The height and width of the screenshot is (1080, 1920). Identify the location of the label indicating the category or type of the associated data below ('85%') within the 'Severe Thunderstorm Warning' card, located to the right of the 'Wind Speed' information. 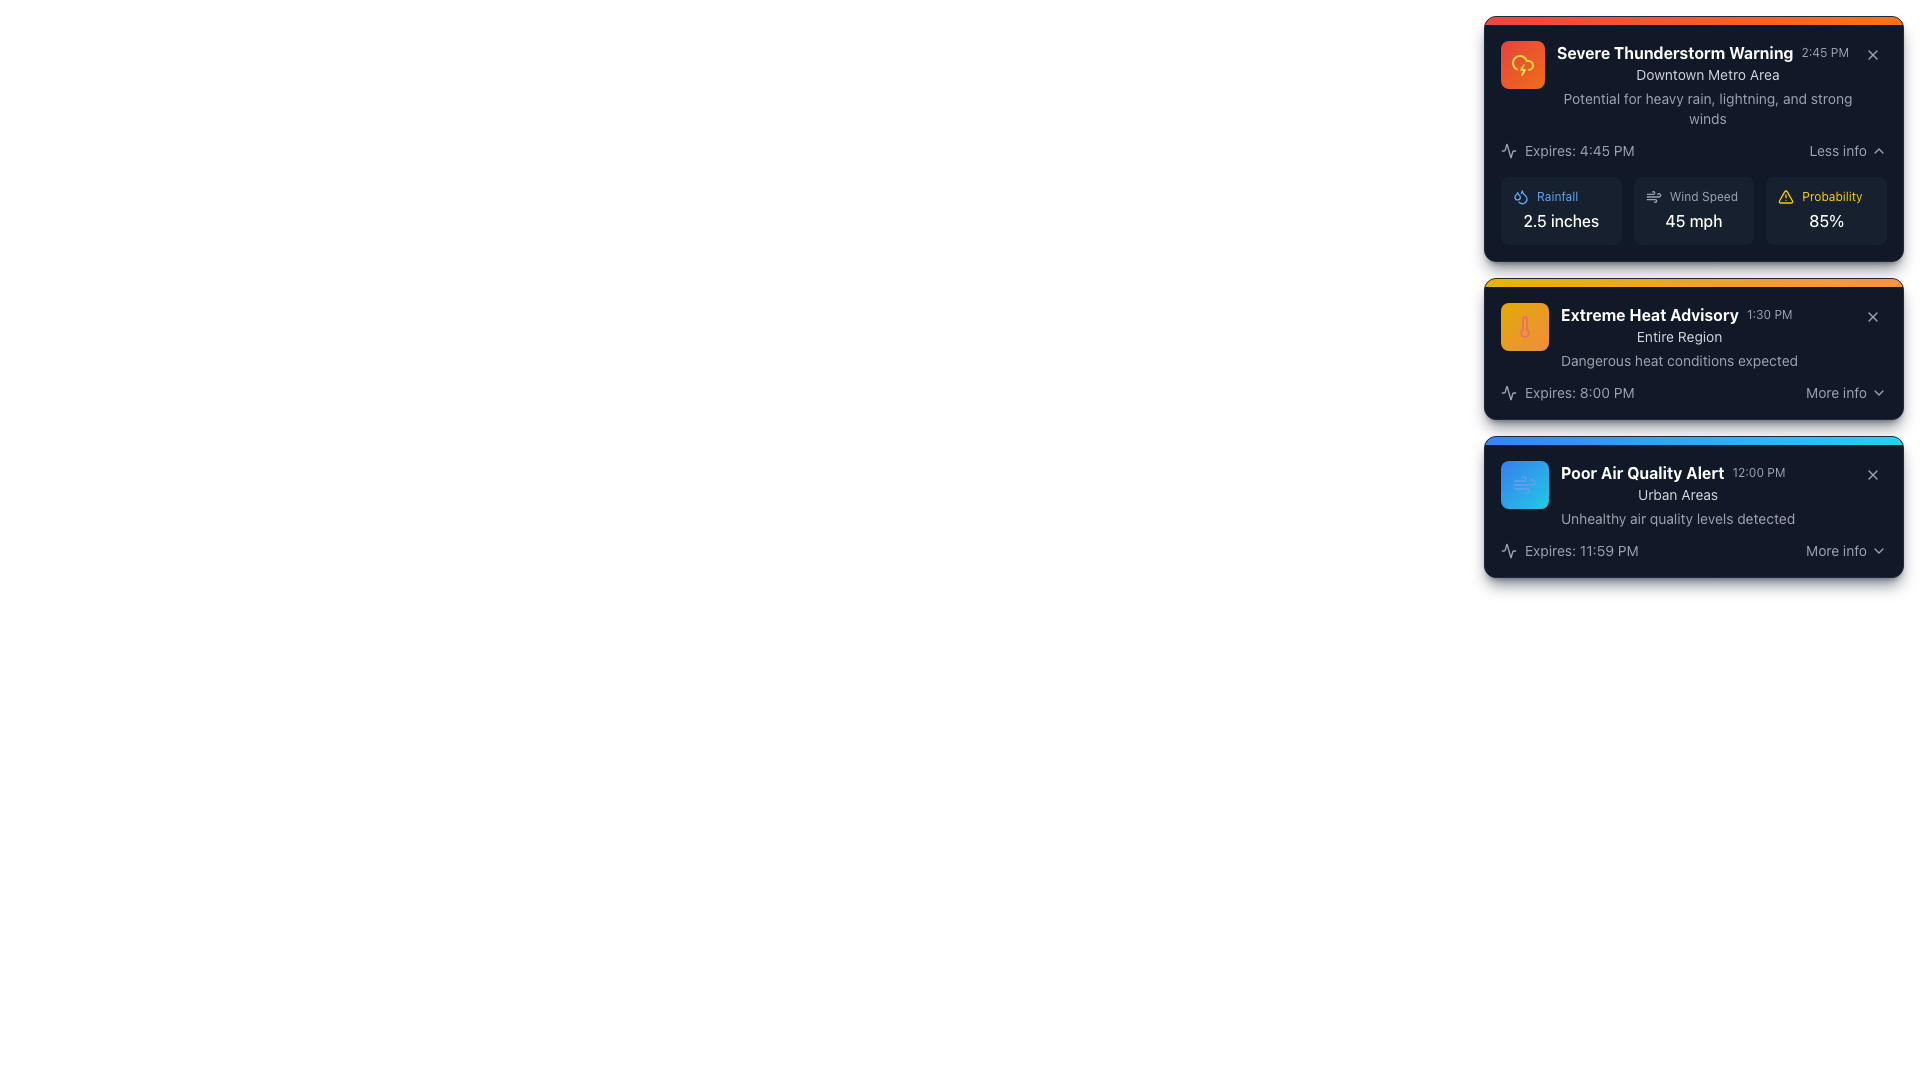
(1826, 196).